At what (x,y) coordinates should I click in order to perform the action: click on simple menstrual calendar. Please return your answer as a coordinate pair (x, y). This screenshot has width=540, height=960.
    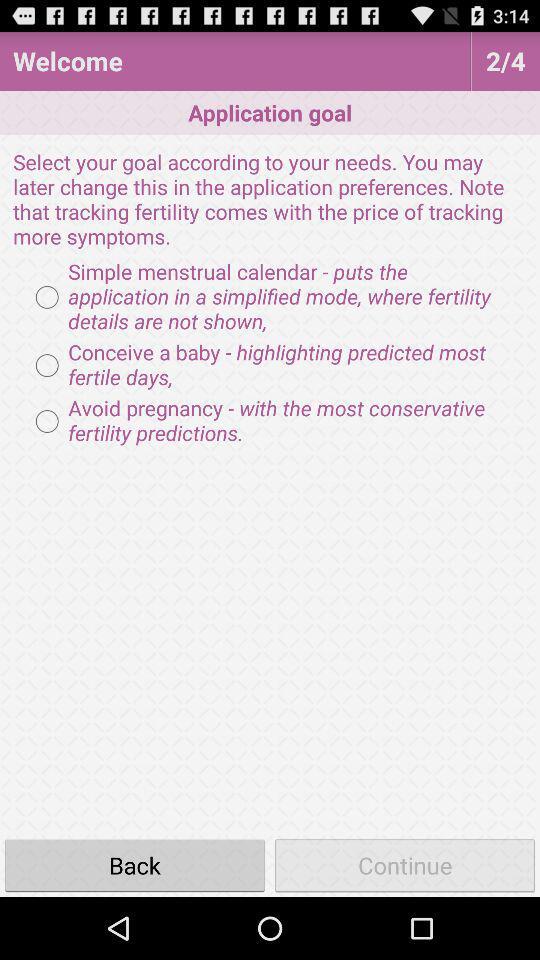
    Looking at the image, I should click on (270, 296).